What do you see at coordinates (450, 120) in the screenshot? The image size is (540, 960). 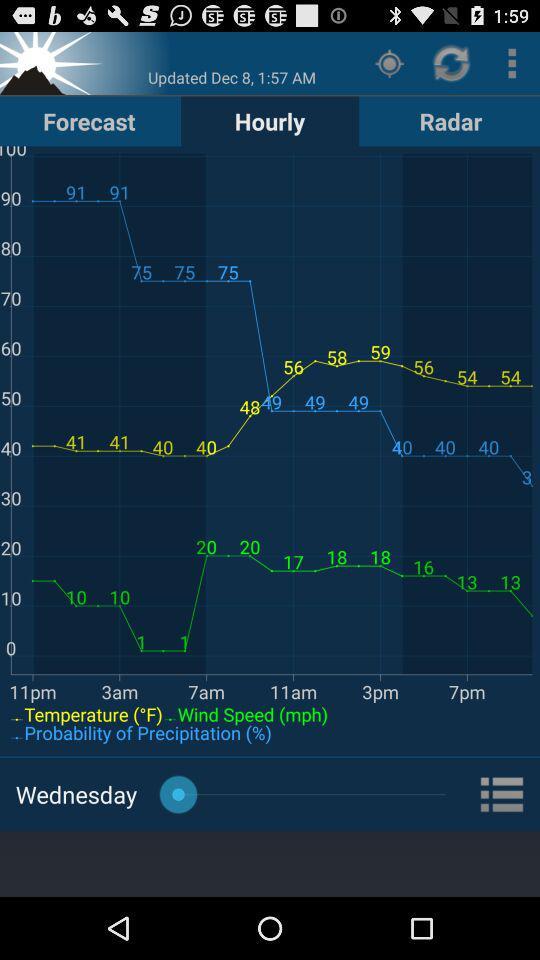 I see `icon to the right of hourly item` at bounding box center [450, 120].